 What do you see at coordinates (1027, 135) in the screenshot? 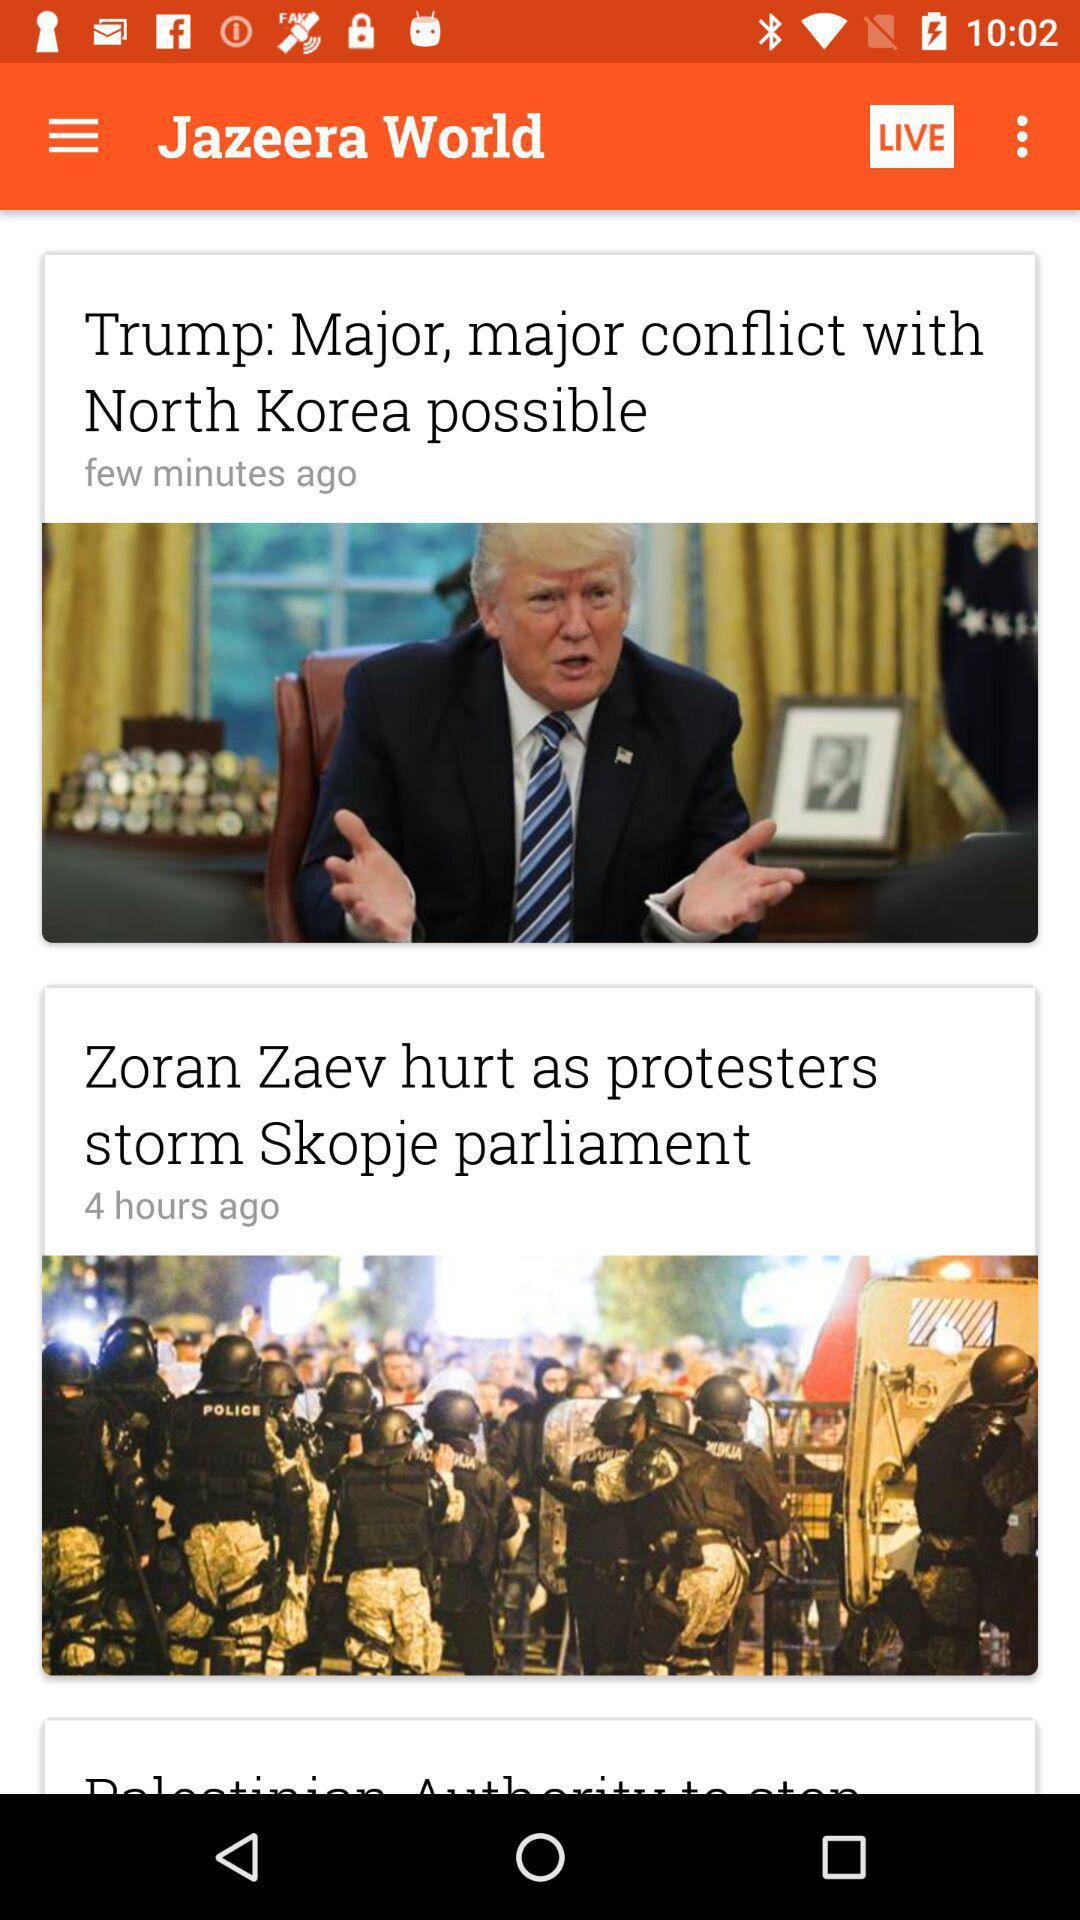
I see `icon above the trump major major item` at bounding box center [1027, 135].